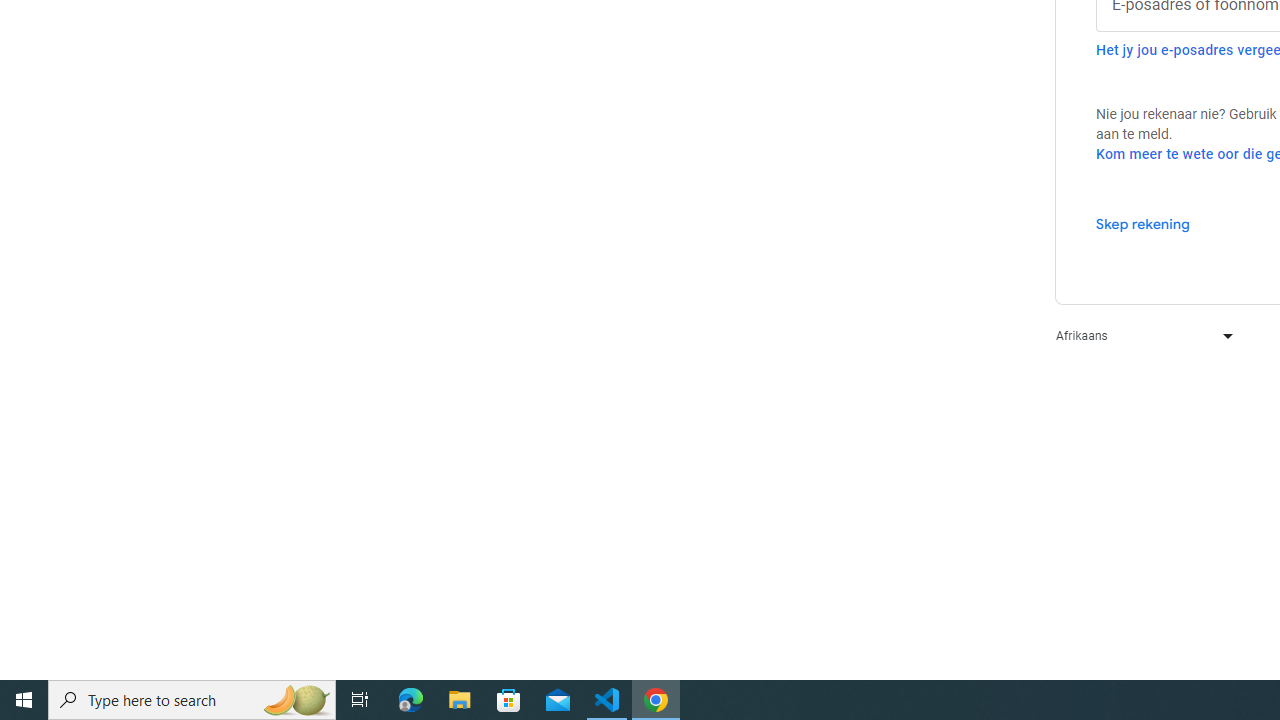  I want to click on 'Microsoft Store', so click(509, 698).